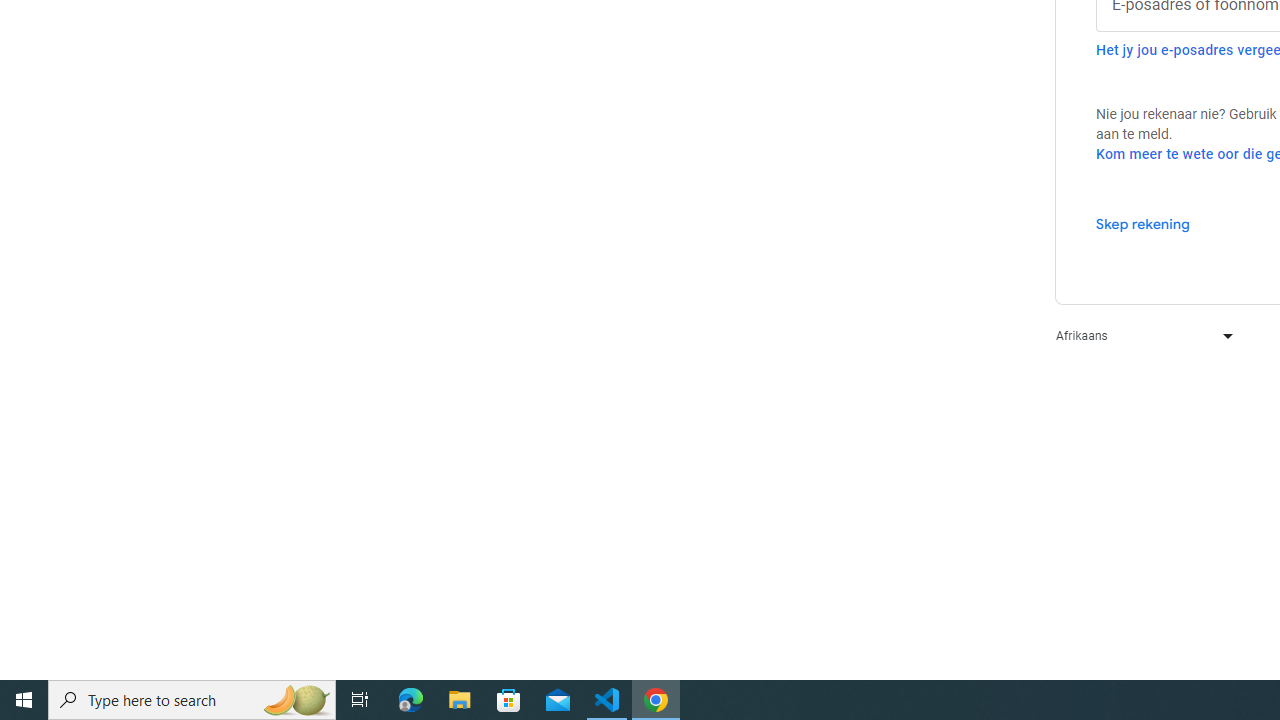  I want to click on 'Microsoft Store', so click(509, 698).